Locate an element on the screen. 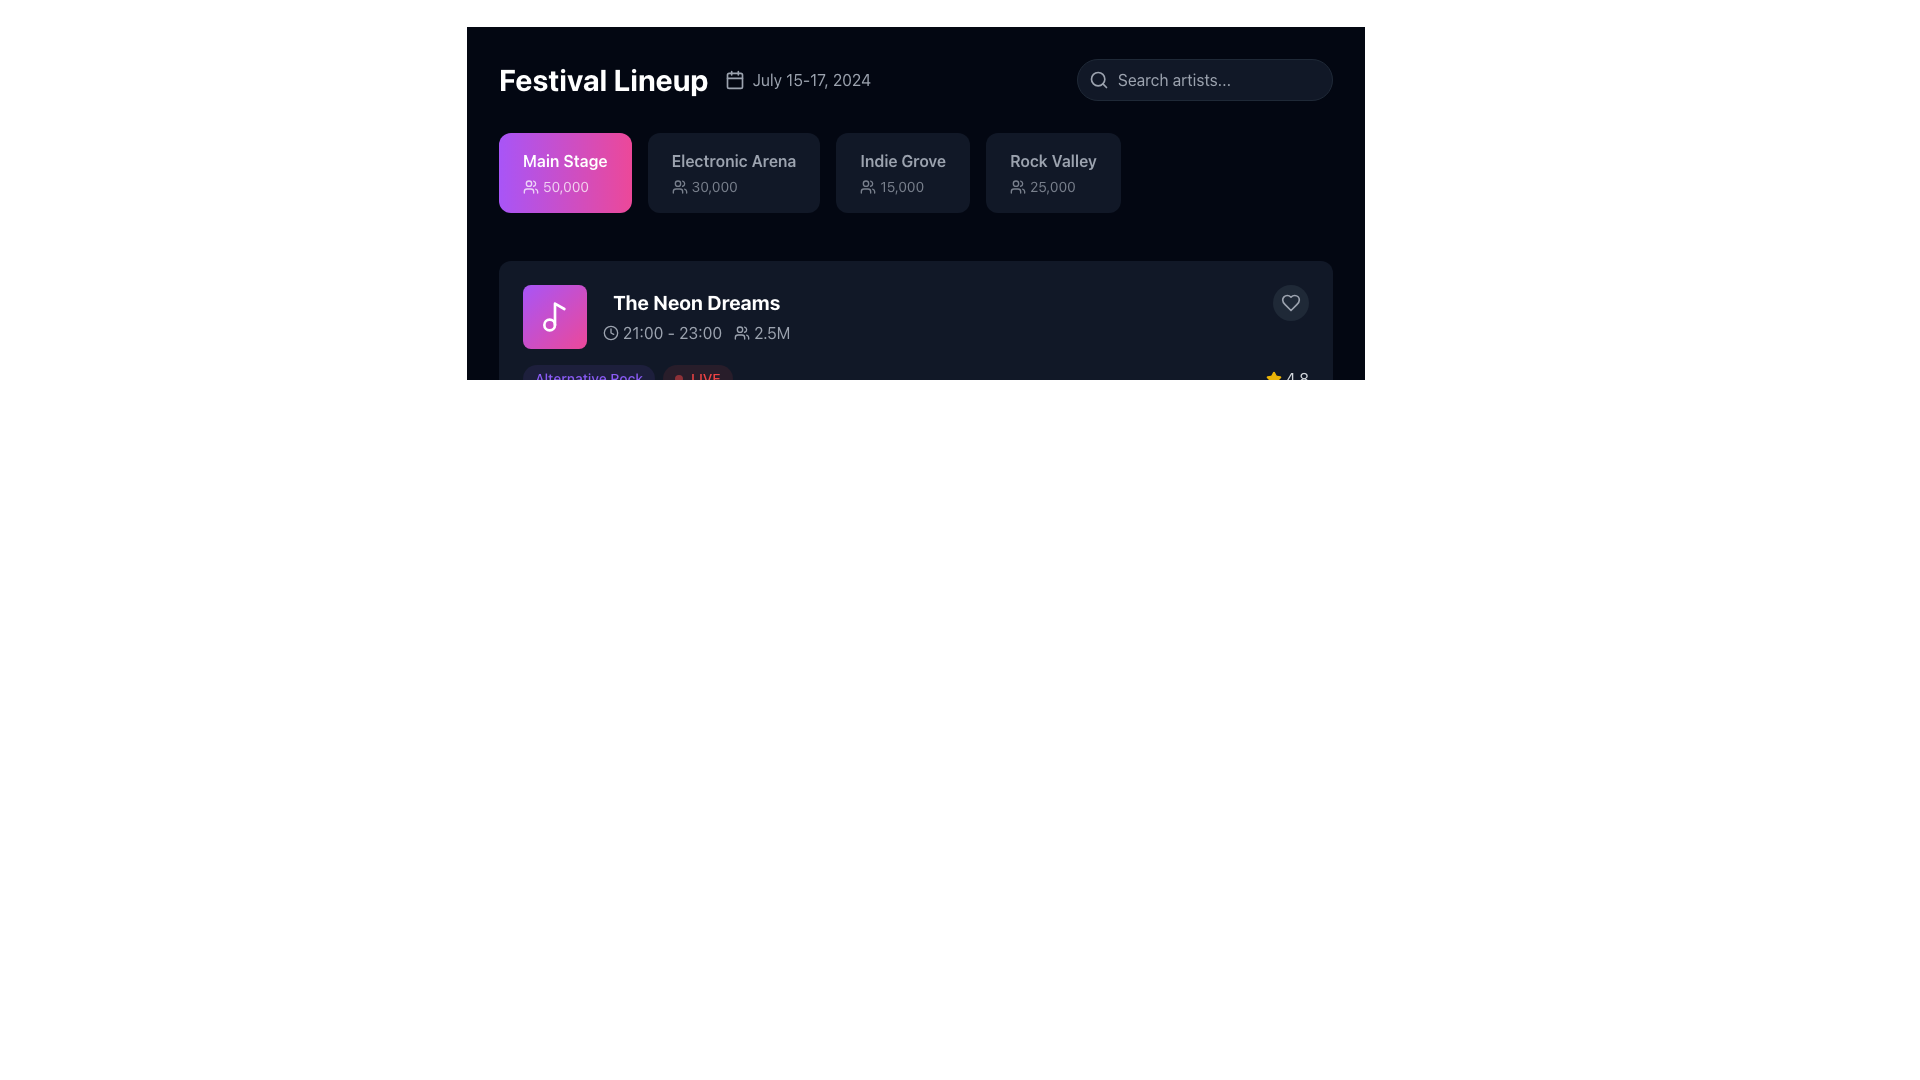  the Text Label element displaying the title 'The Neon Dreams' styled in bold white font against a dark background is located at coordinates (696, 303).